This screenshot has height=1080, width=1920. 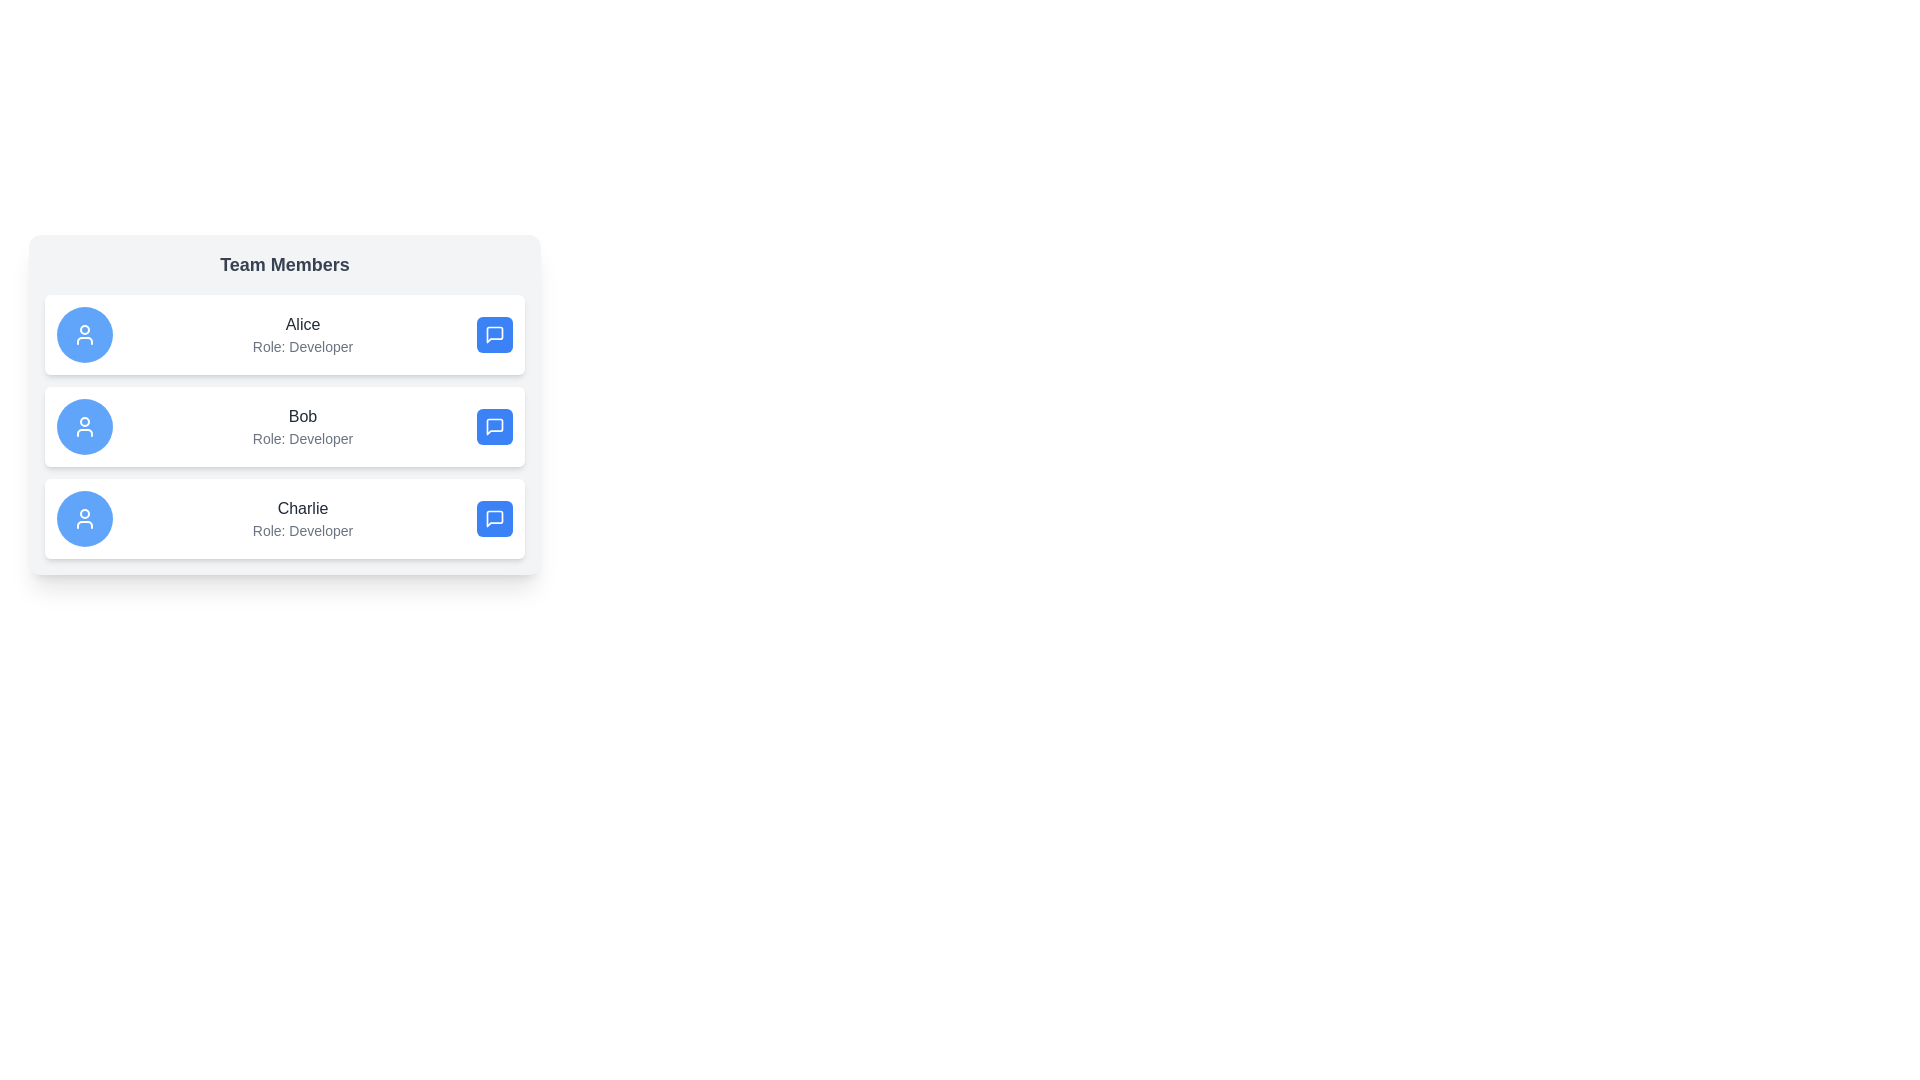 What do you see at coordinates (84, 334) in the screenshot?
I see `the avatar icon representing the user 'Alice' in the 'Team Members' list, which is the topmost avatar aligned to the left of the text label` at bounding box center [84, 334].